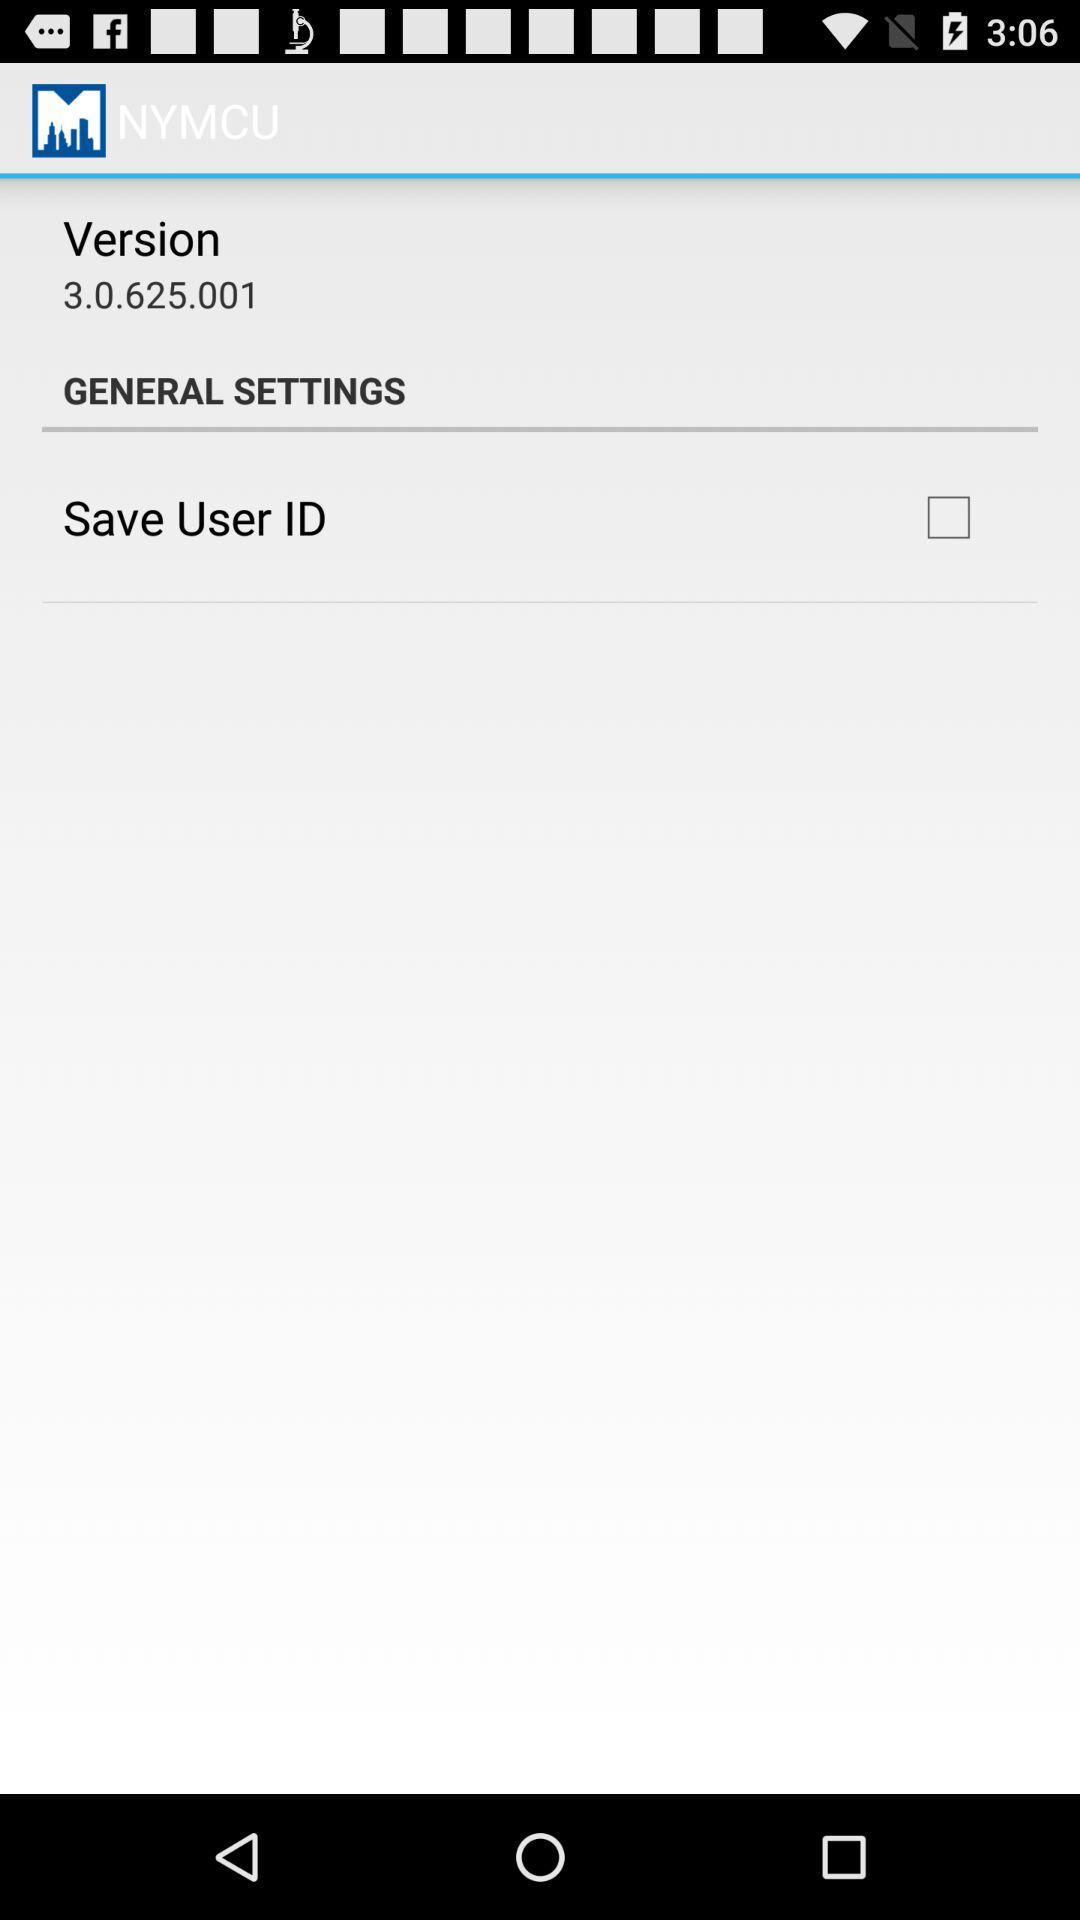  Describe the element at coordinates (540, 389) in the screenshot. I see `general settings item` at that location.